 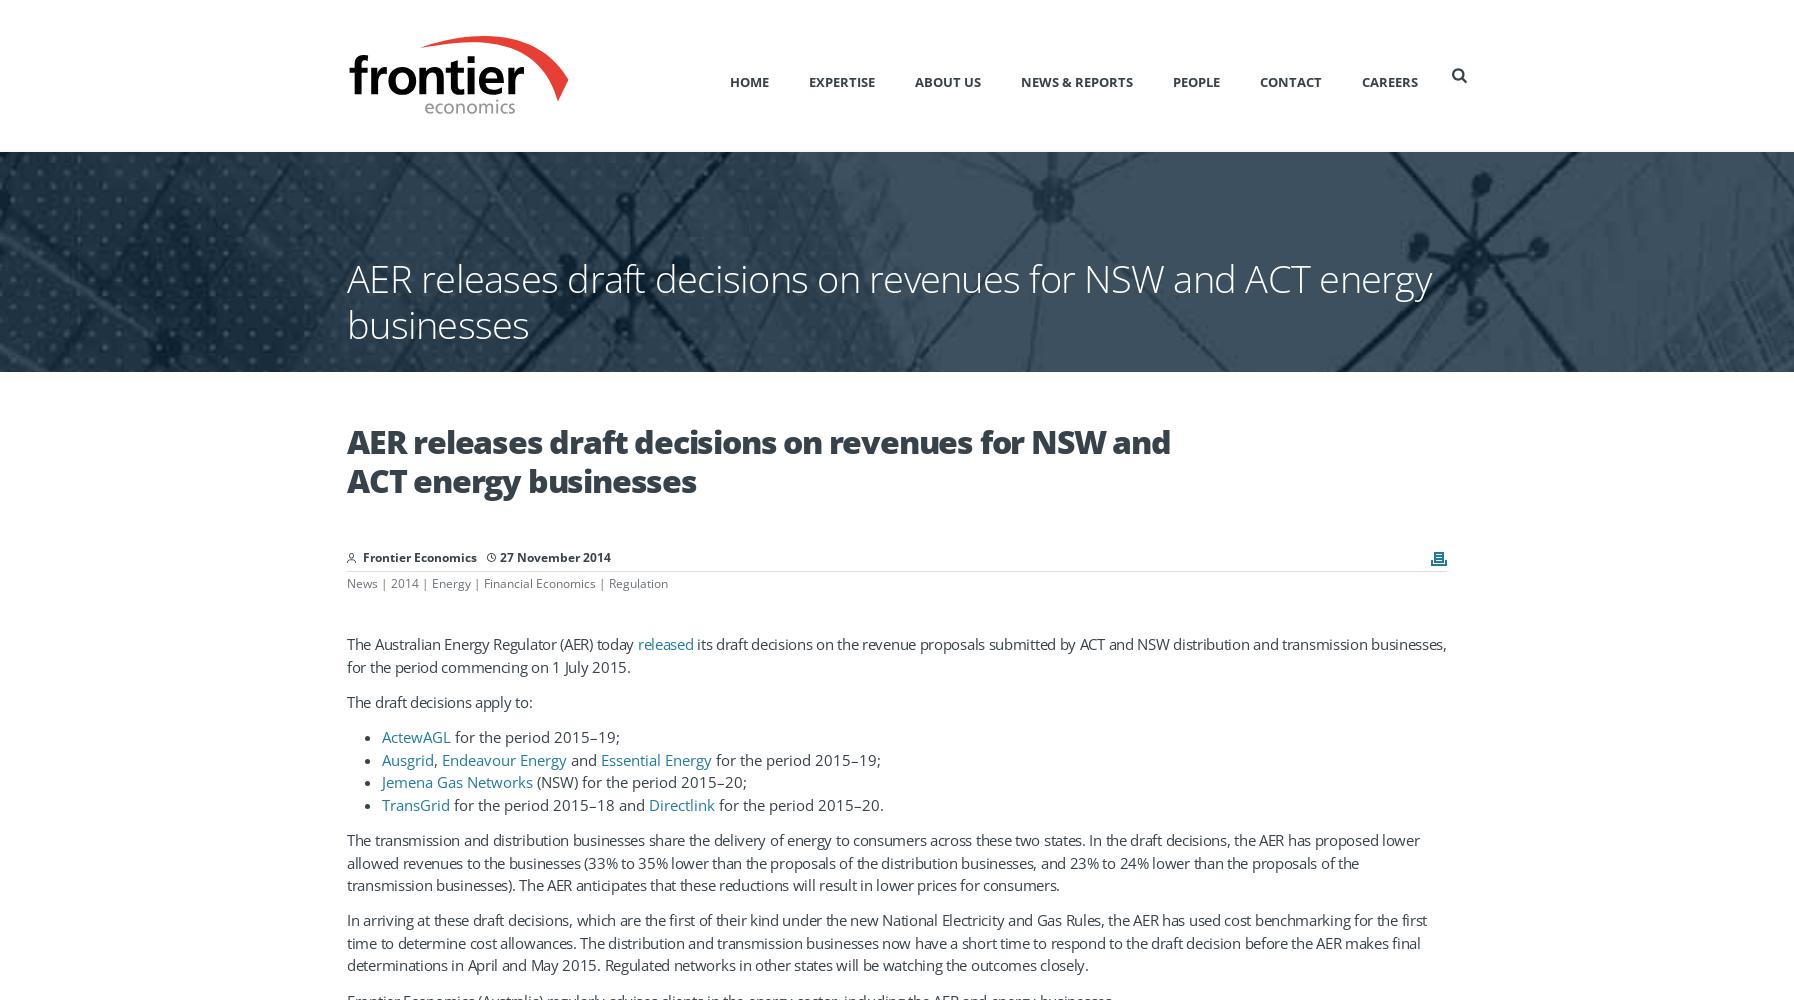 I want to click on 'for the period 2015–18 and', so click(x=549, y=804).